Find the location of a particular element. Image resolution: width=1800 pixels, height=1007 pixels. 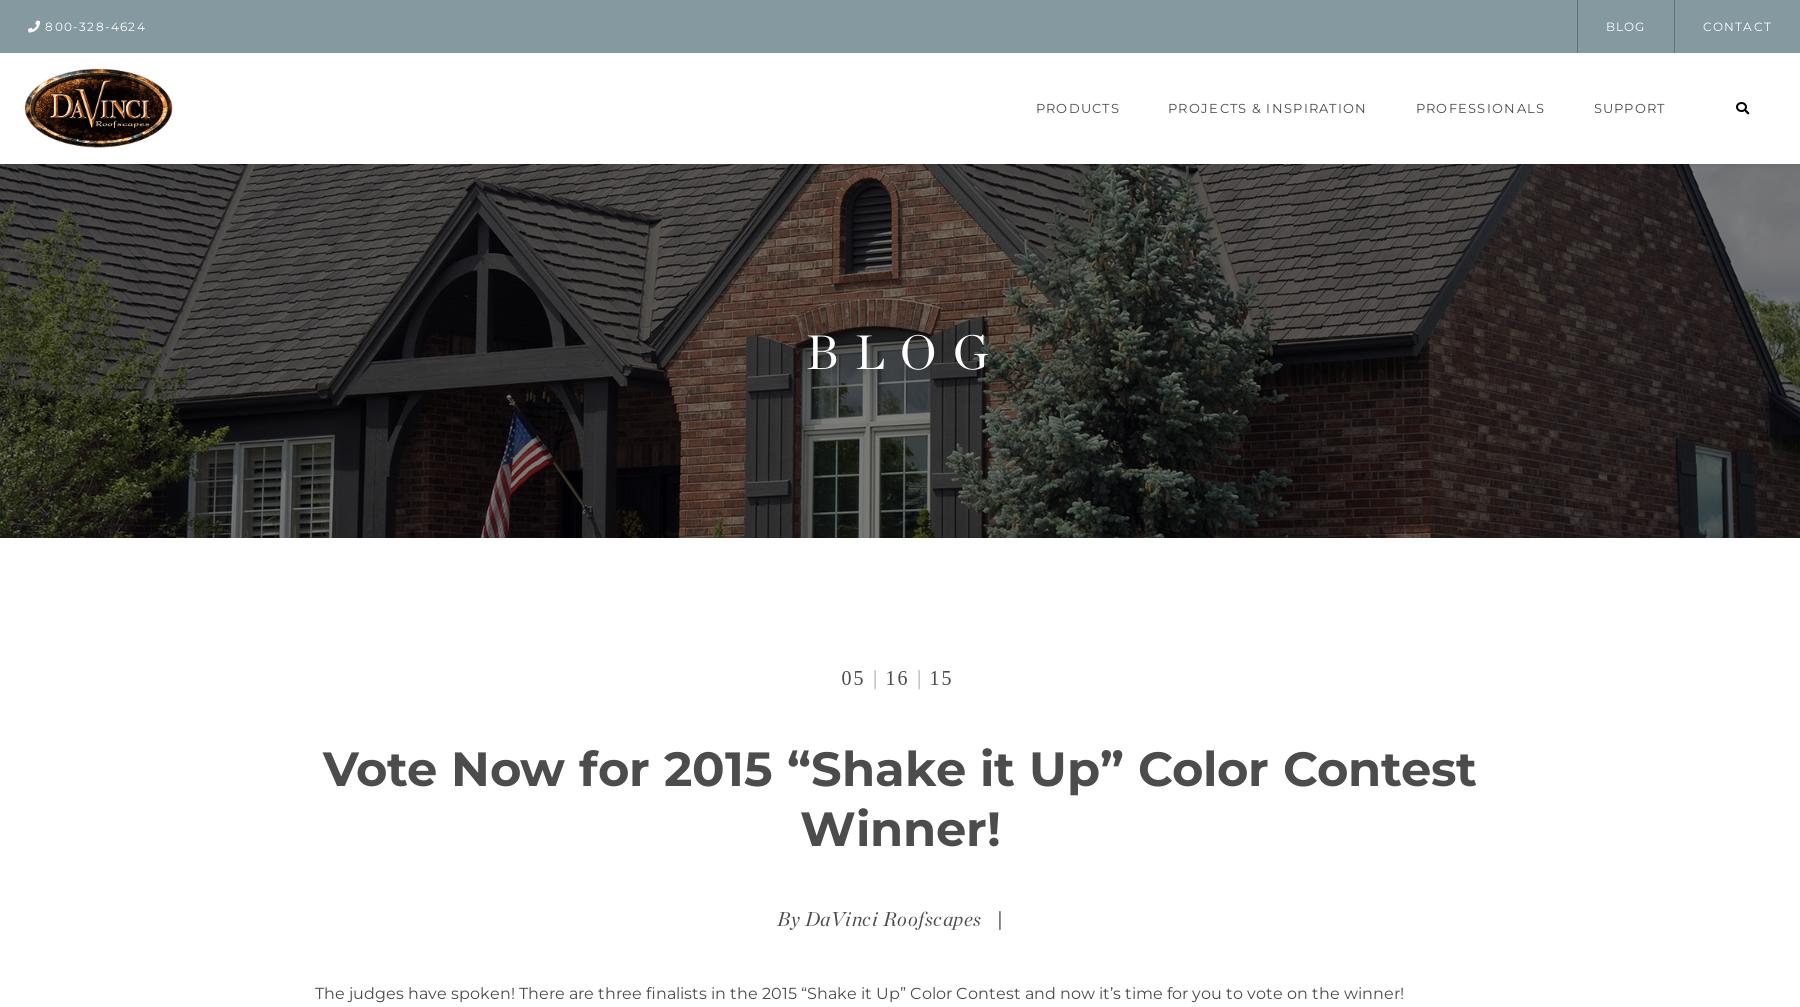

'The judges have spoken! There are three finalists in the 2015 “Shake it Up” Color Contest and now it’s time for you to vote on the winner!' is located at coordinates (859, 992).